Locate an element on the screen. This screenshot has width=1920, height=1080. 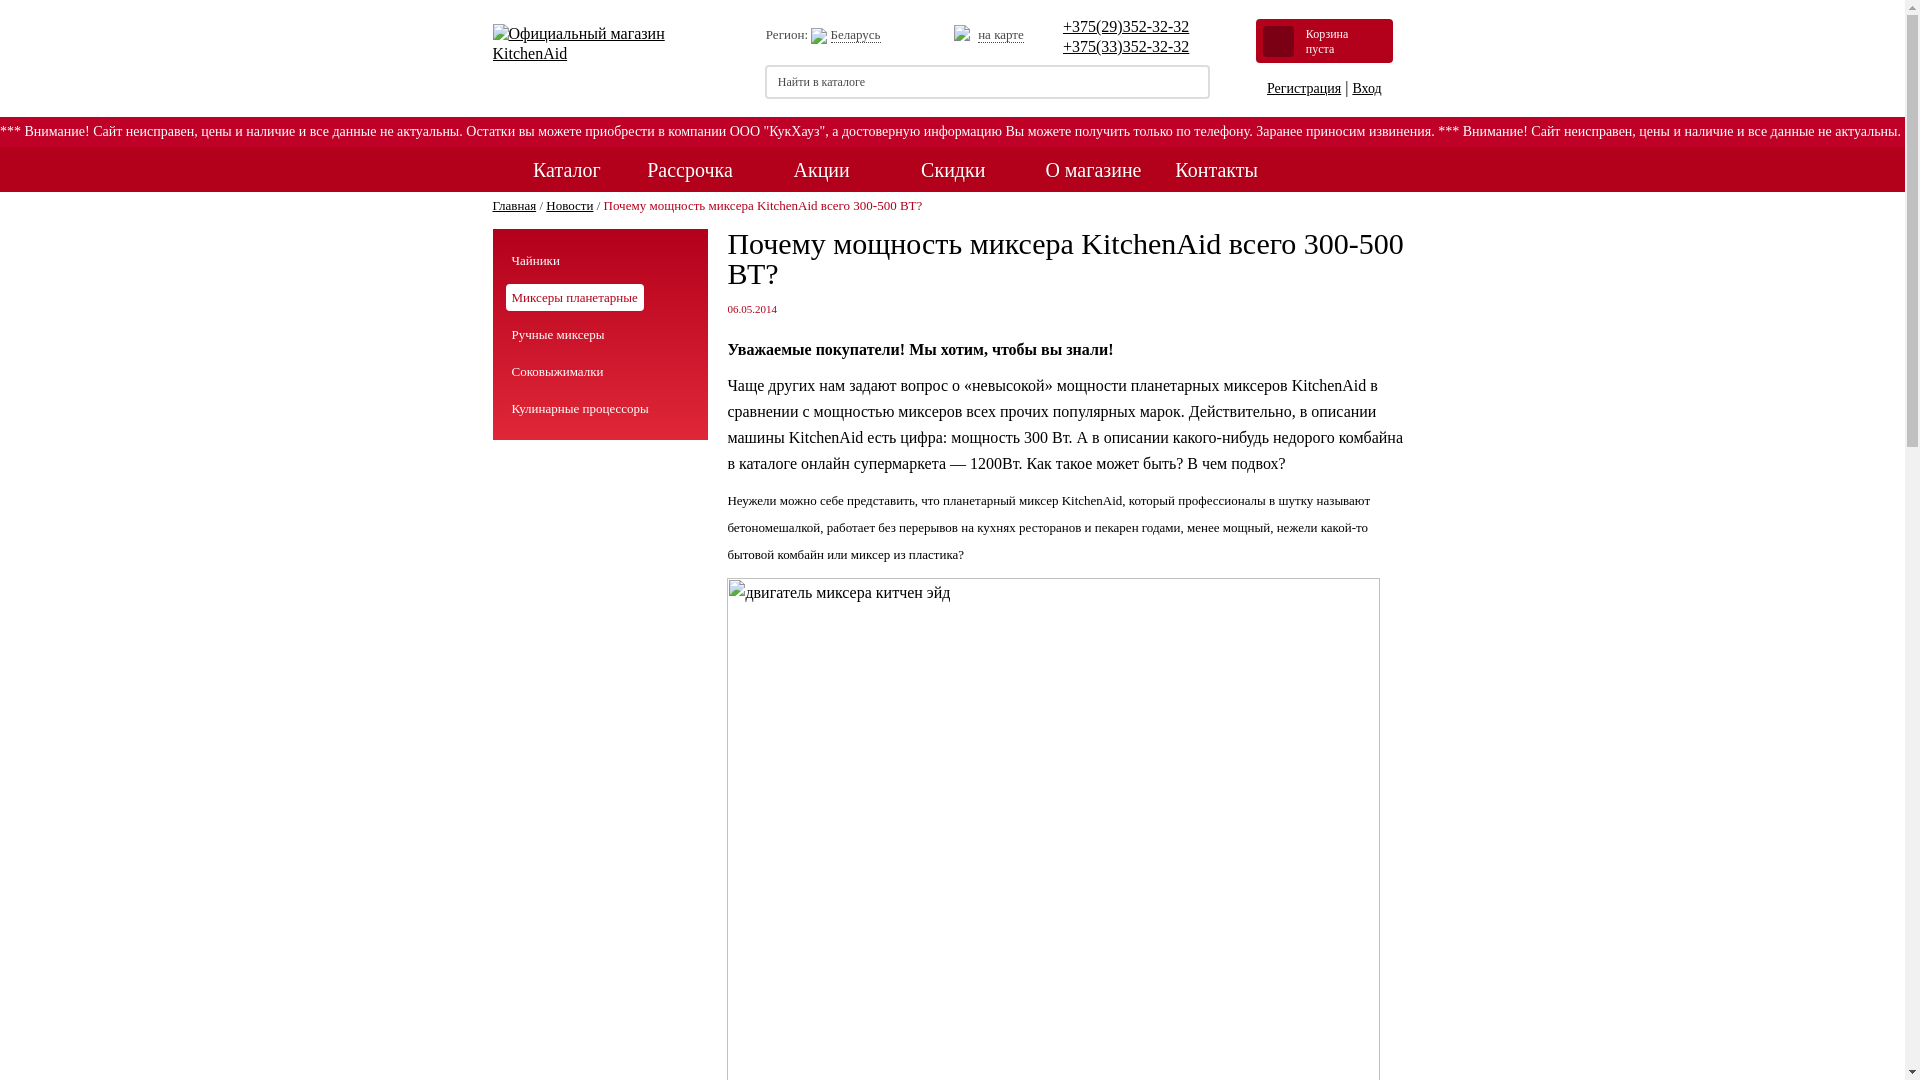
'+375(33)352-32-32' is located at coordinates (1126, 45).